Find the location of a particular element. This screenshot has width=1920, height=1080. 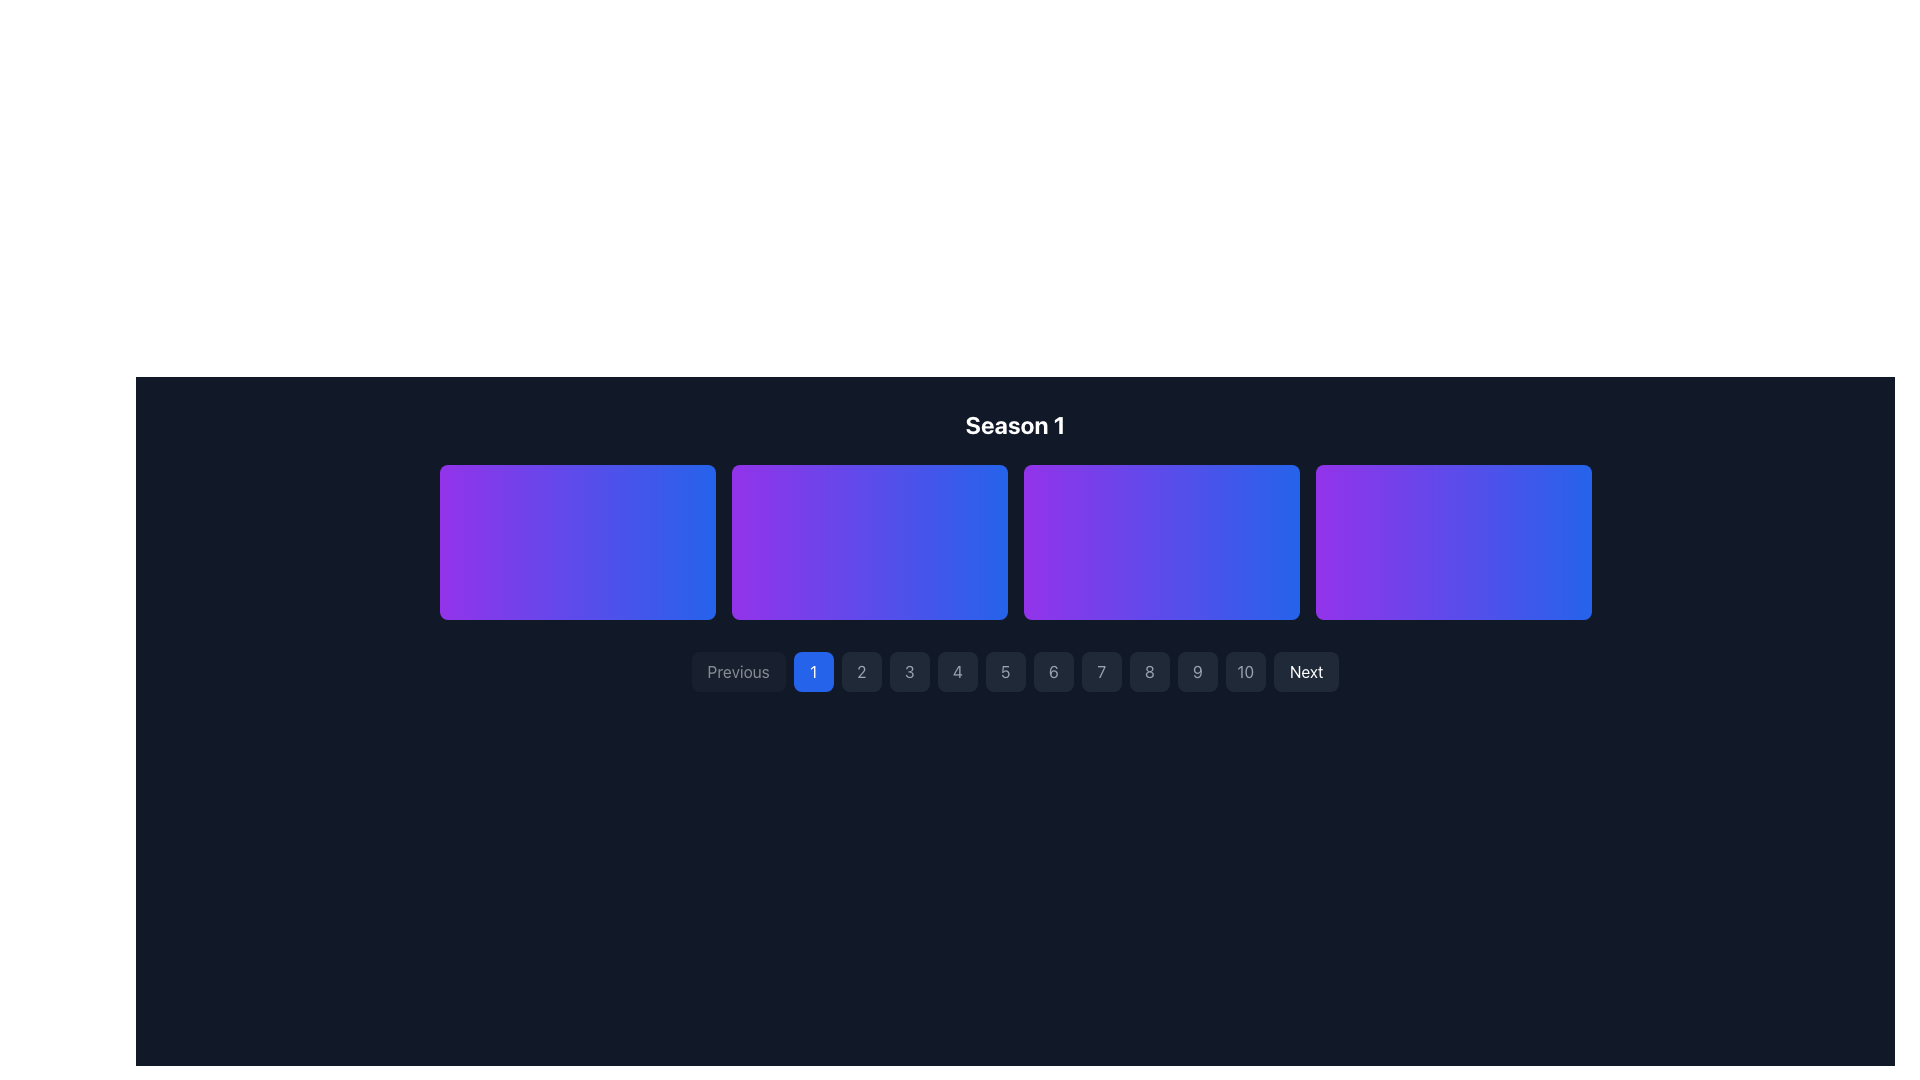

the navigation button located at the far right of the horizontal navigation bar to proceed to the next set of items or page is located at coordinates (1306, 672).